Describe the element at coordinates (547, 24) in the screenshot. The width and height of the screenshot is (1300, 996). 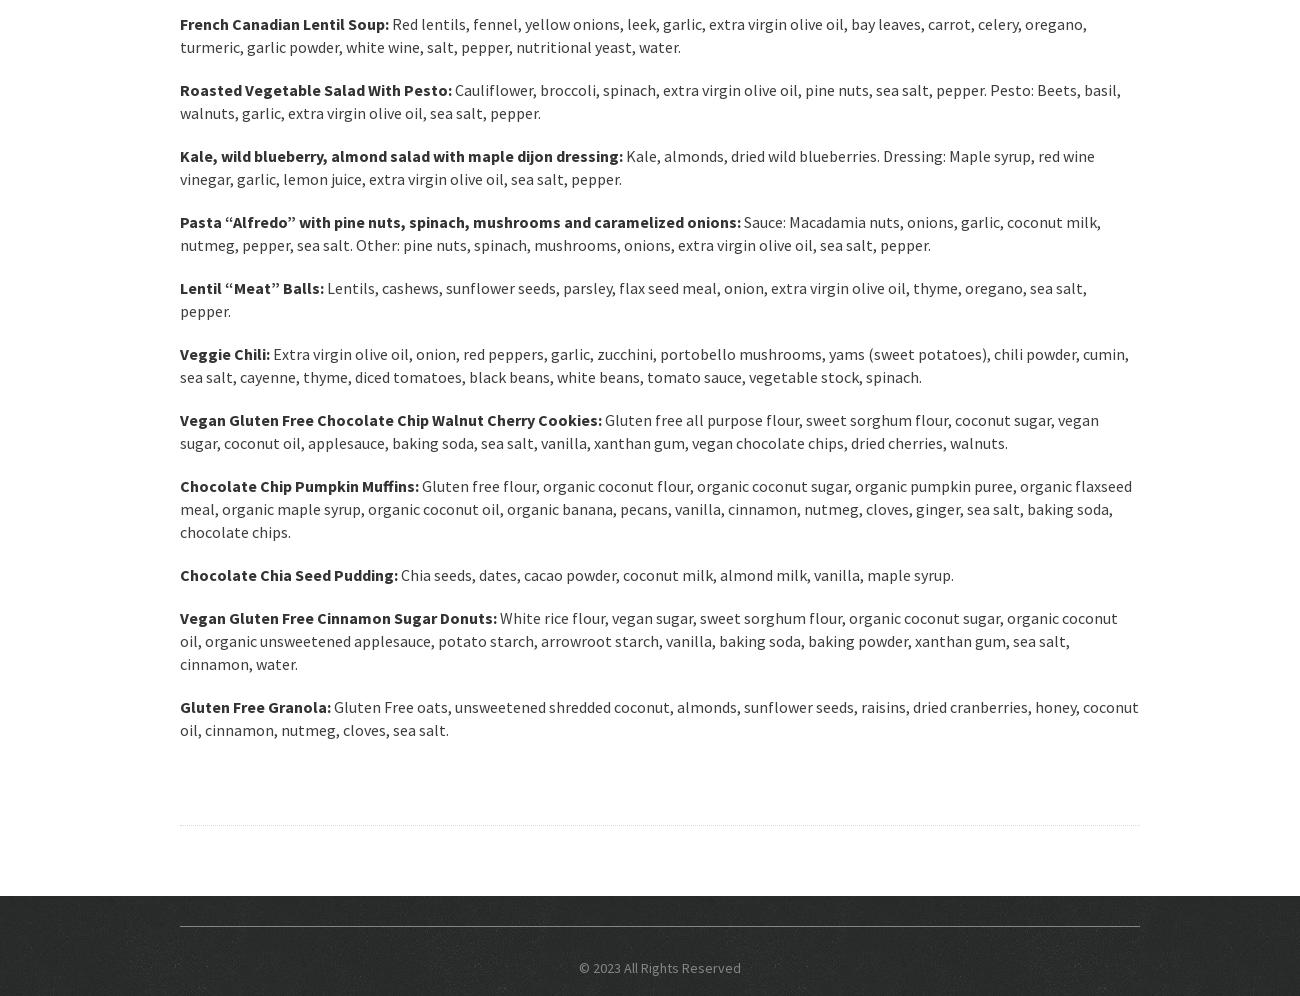
I see `'Red lentils, fennel, yellow onions, leek, garlic,'` at that location.